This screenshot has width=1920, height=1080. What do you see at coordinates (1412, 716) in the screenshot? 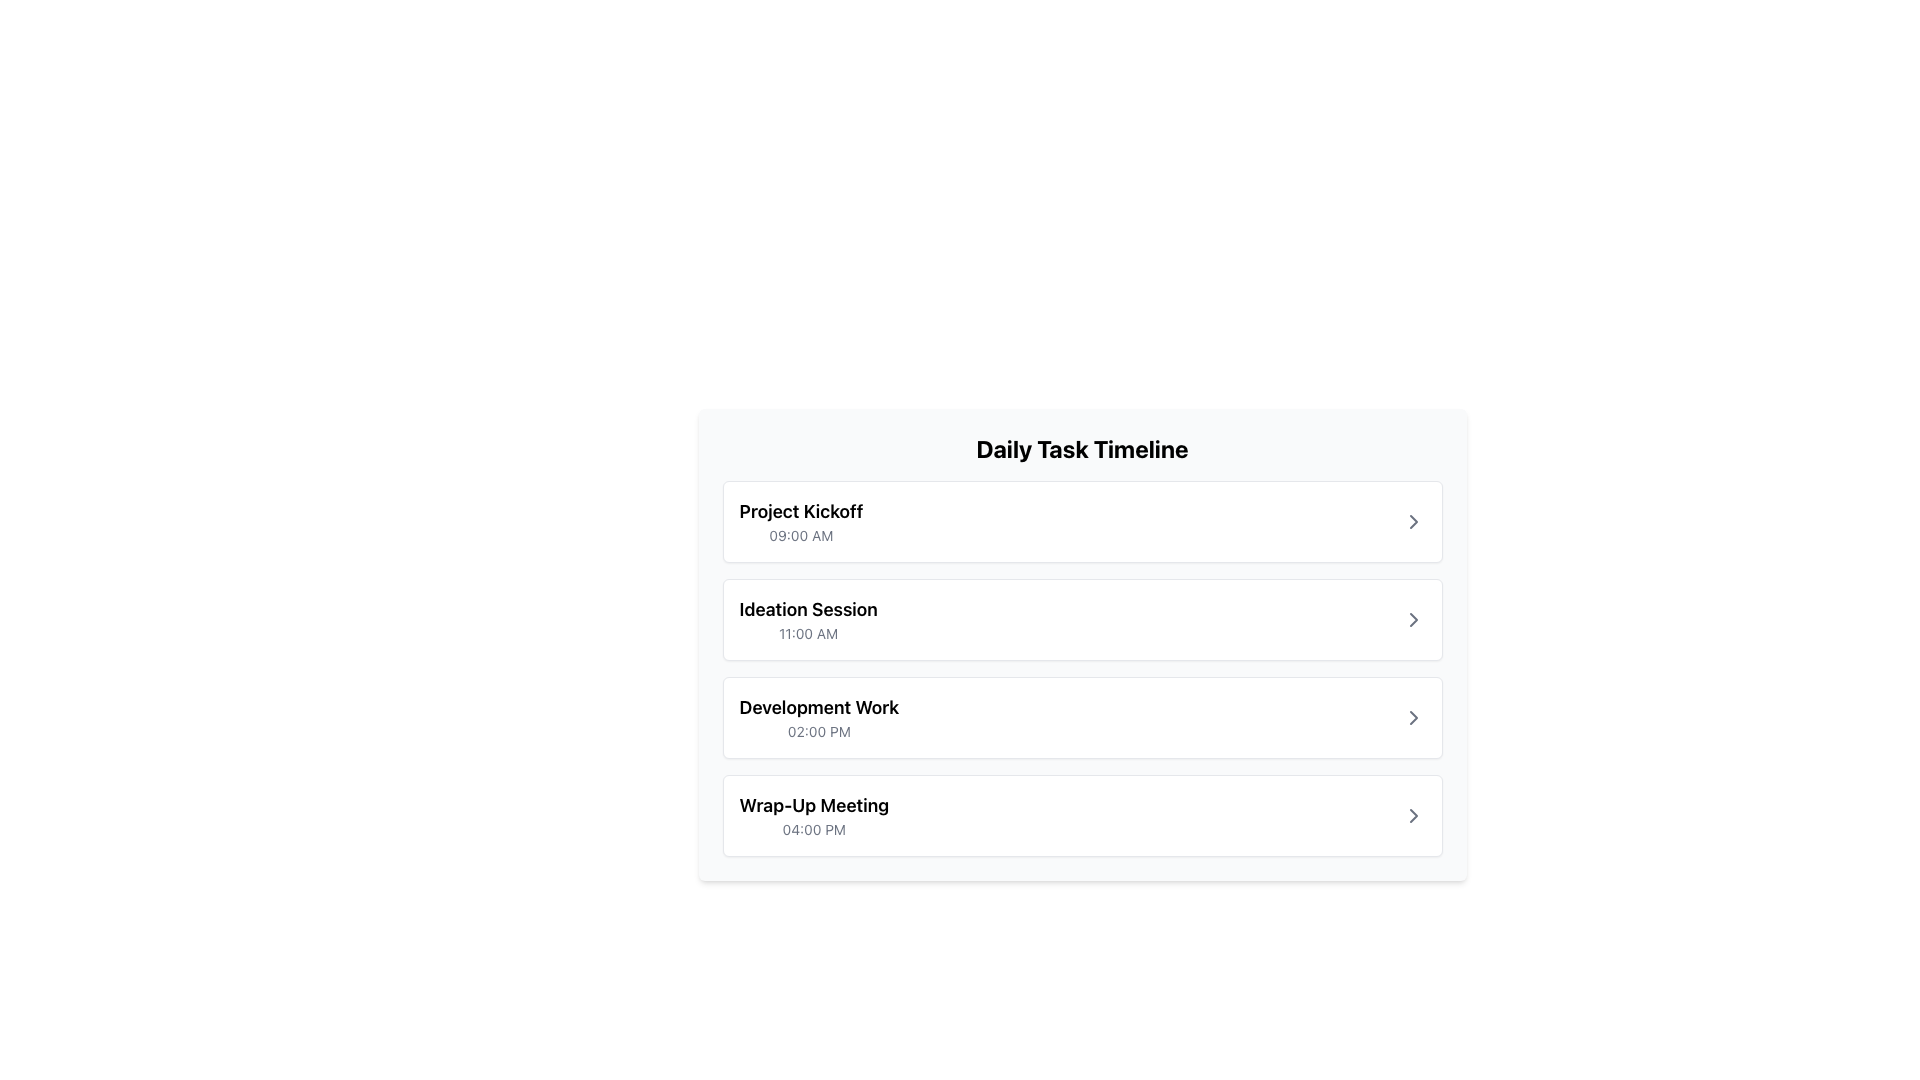
I see `the rightmost button in the task entry labeled 'Development Work' at 02:00 PM` at bounding box center [1412, 716].